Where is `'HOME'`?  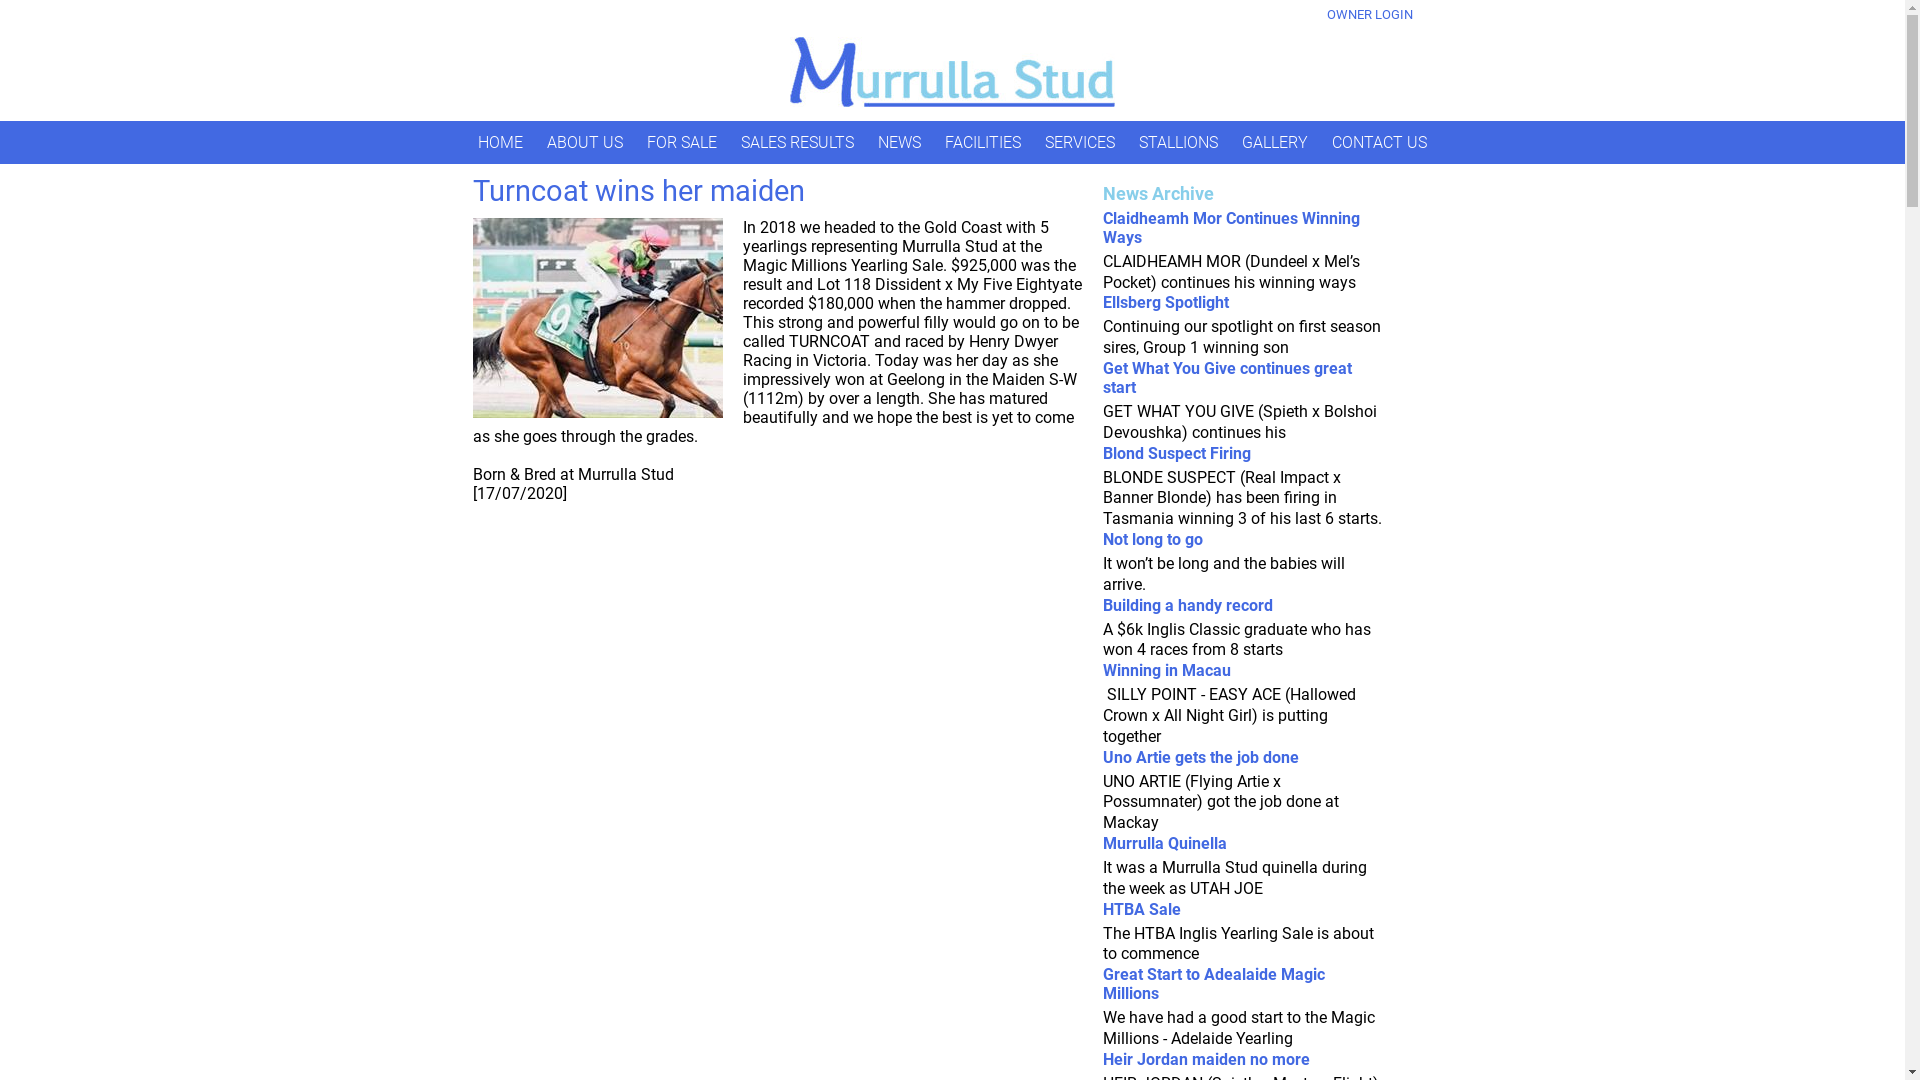
'HOME' is located at coordinates (505, 141).